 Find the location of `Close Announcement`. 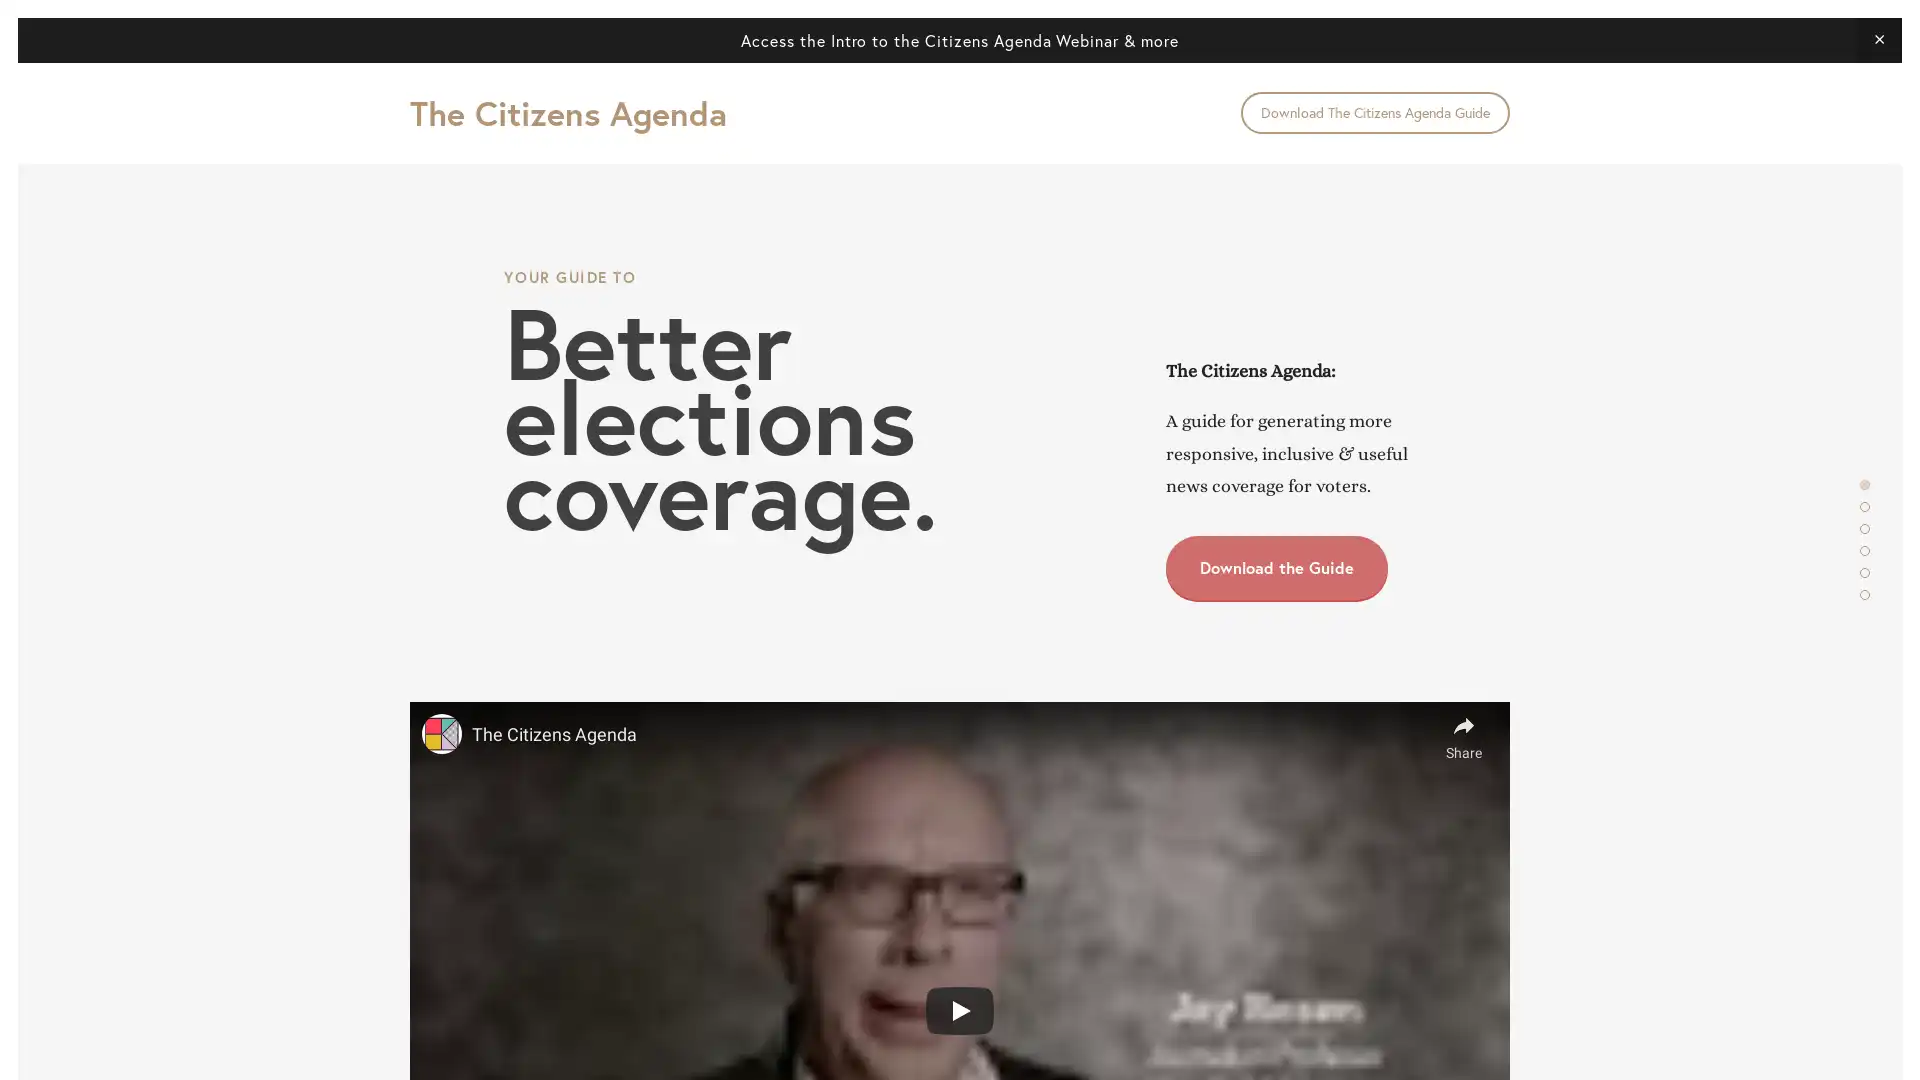

Close Announcement is located at coordinates (1878, 39).